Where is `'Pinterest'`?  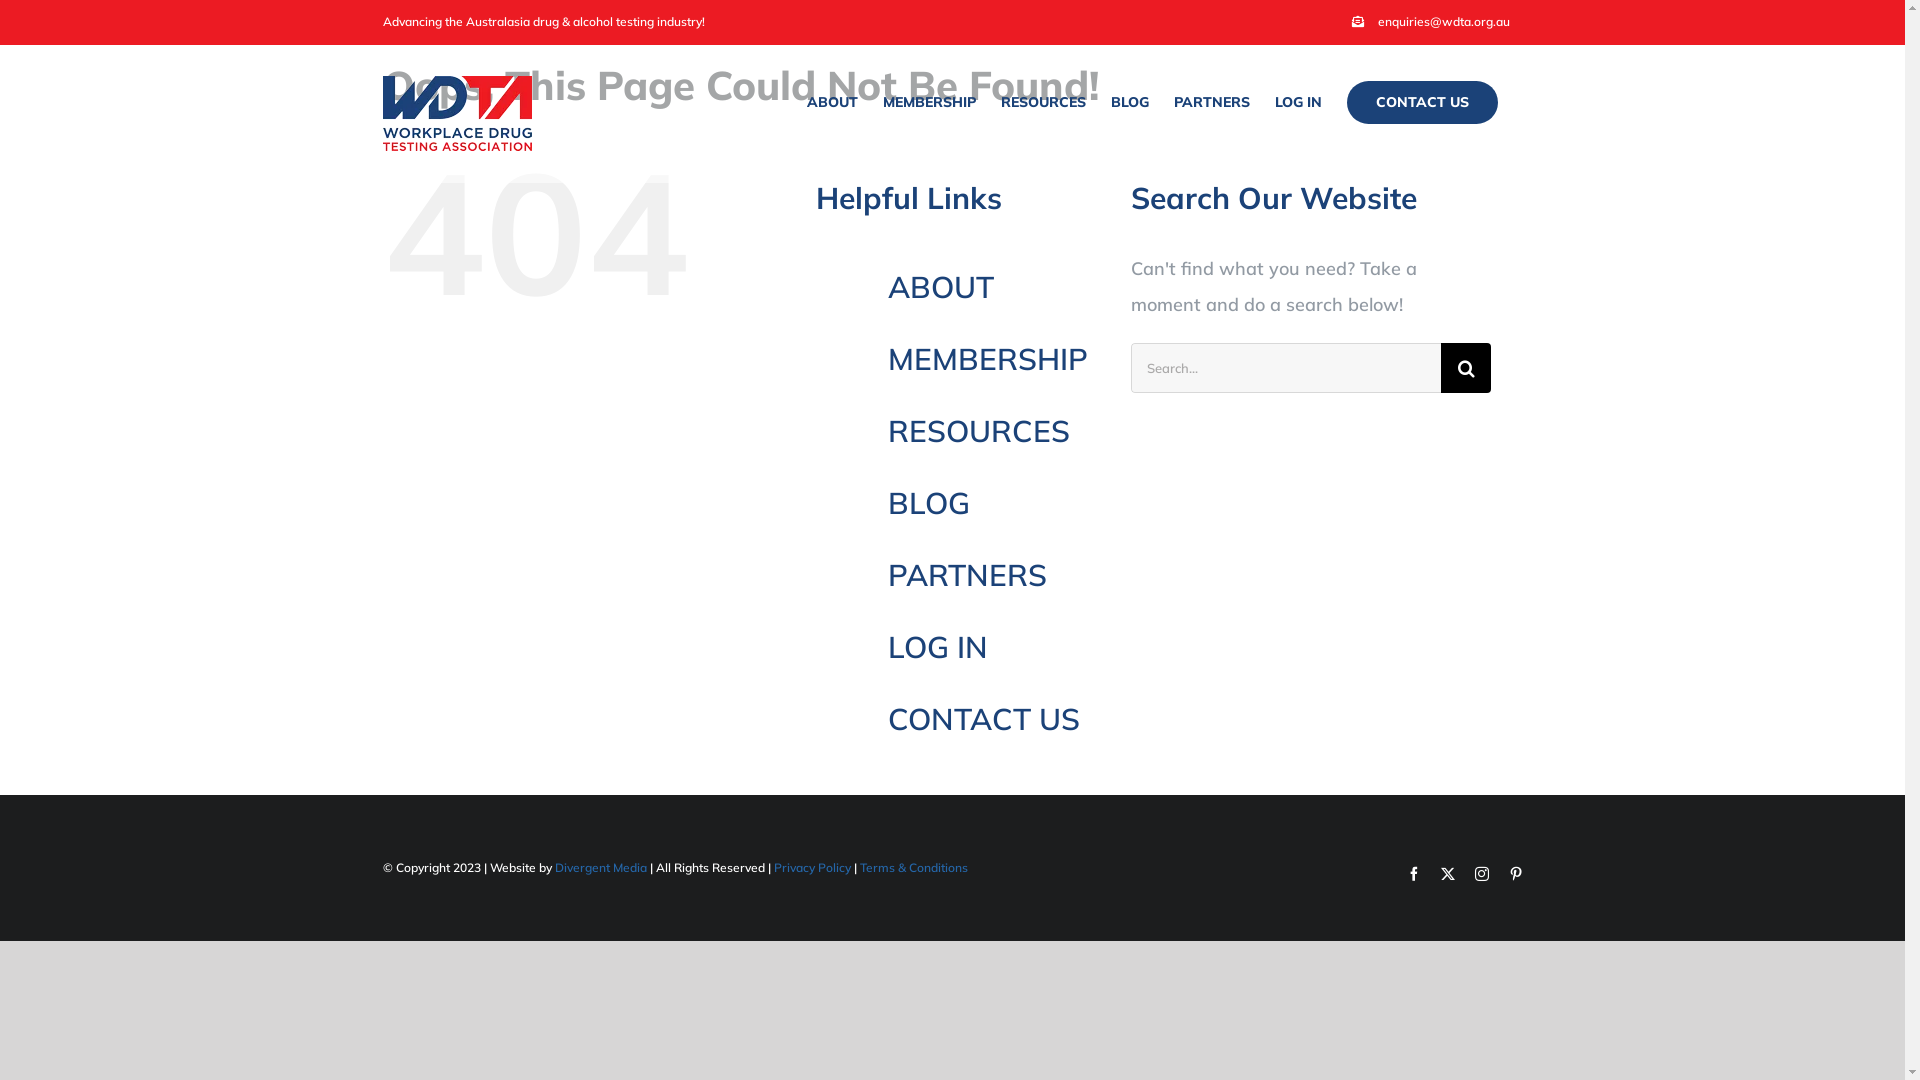 'Pinterest' is located at coordinates (1515, 873).